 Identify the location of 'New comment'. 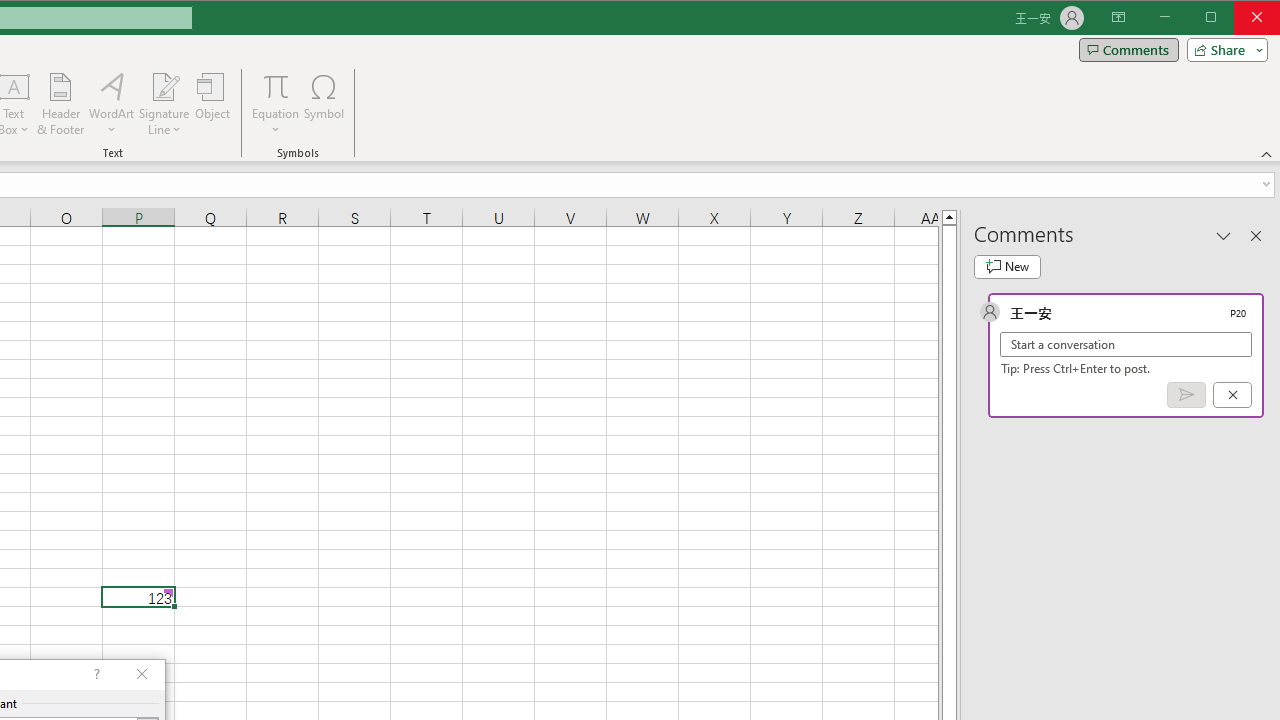
(1007, 266).